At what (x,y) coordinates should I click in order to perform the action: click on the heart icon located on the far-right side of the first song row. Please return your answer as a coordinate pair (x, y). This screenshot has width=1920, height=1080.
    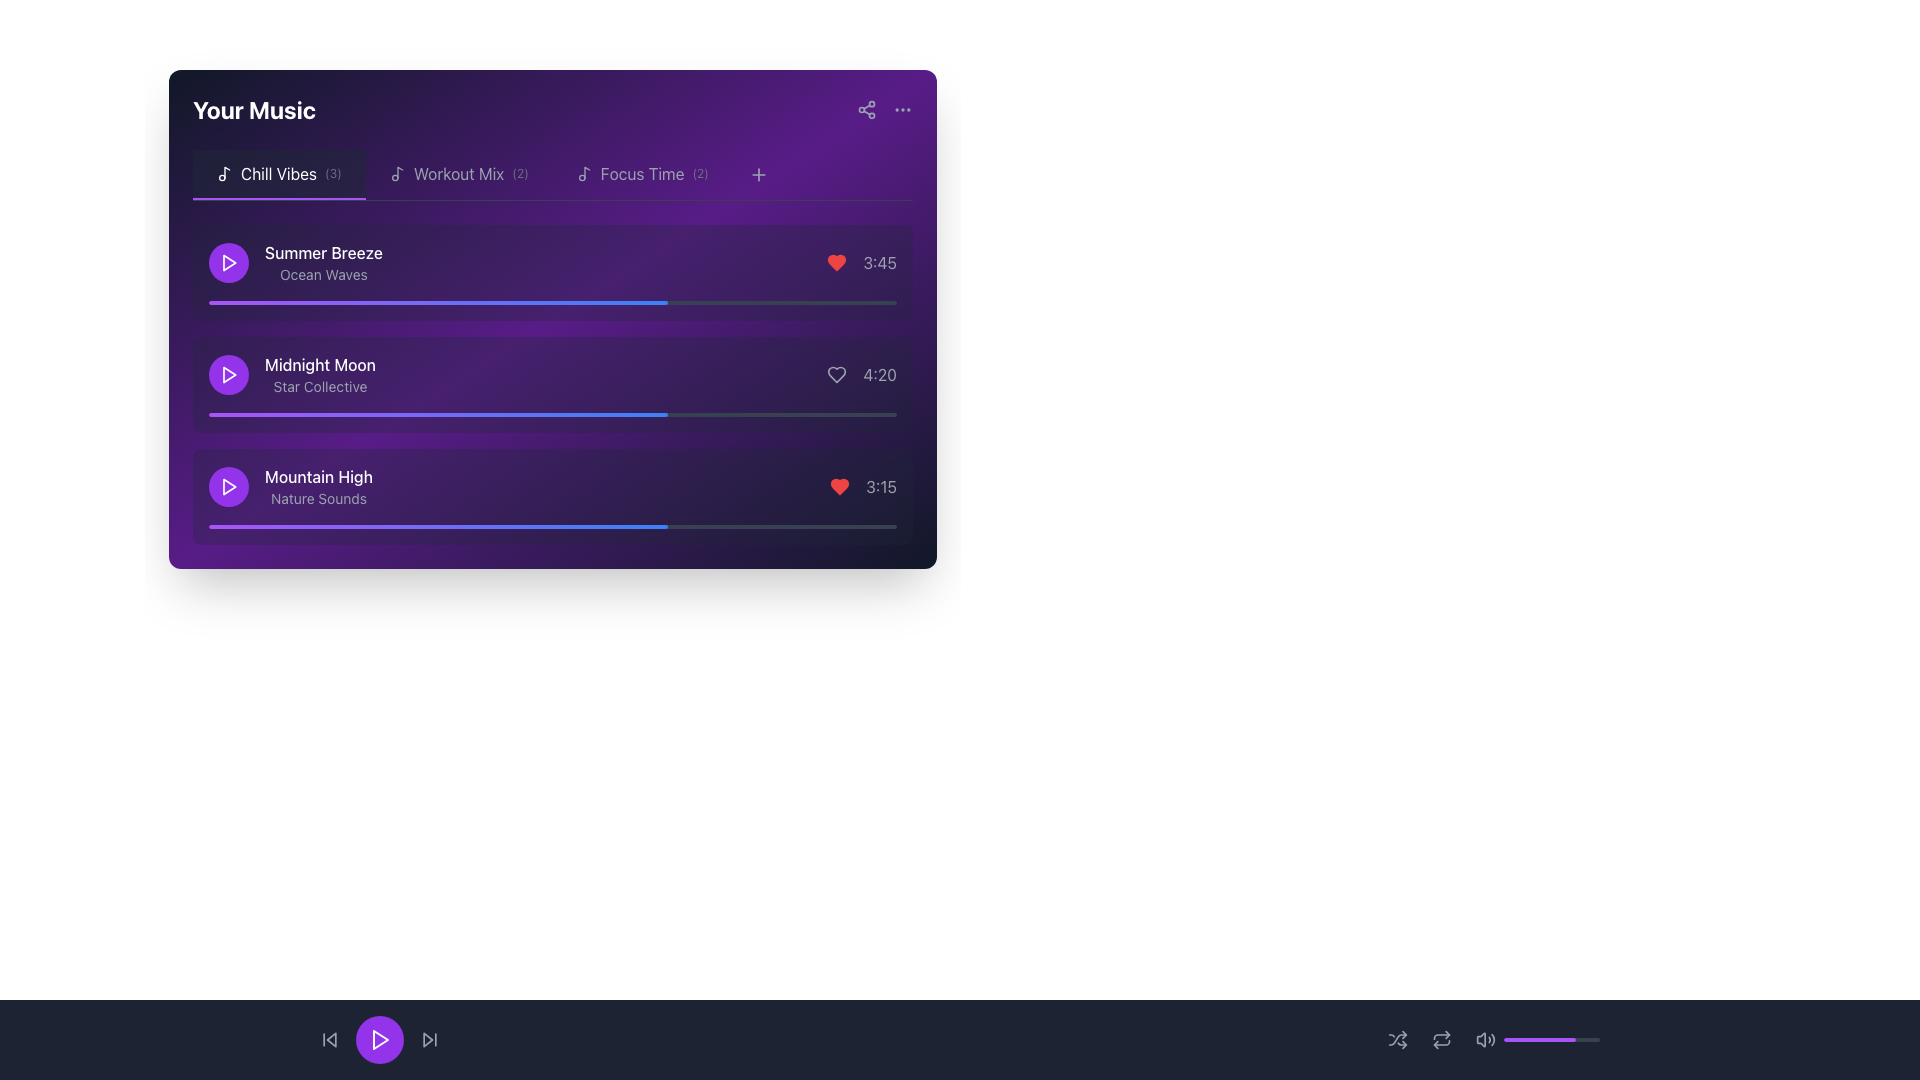
    Looking at the image, I should click on (837, 261).